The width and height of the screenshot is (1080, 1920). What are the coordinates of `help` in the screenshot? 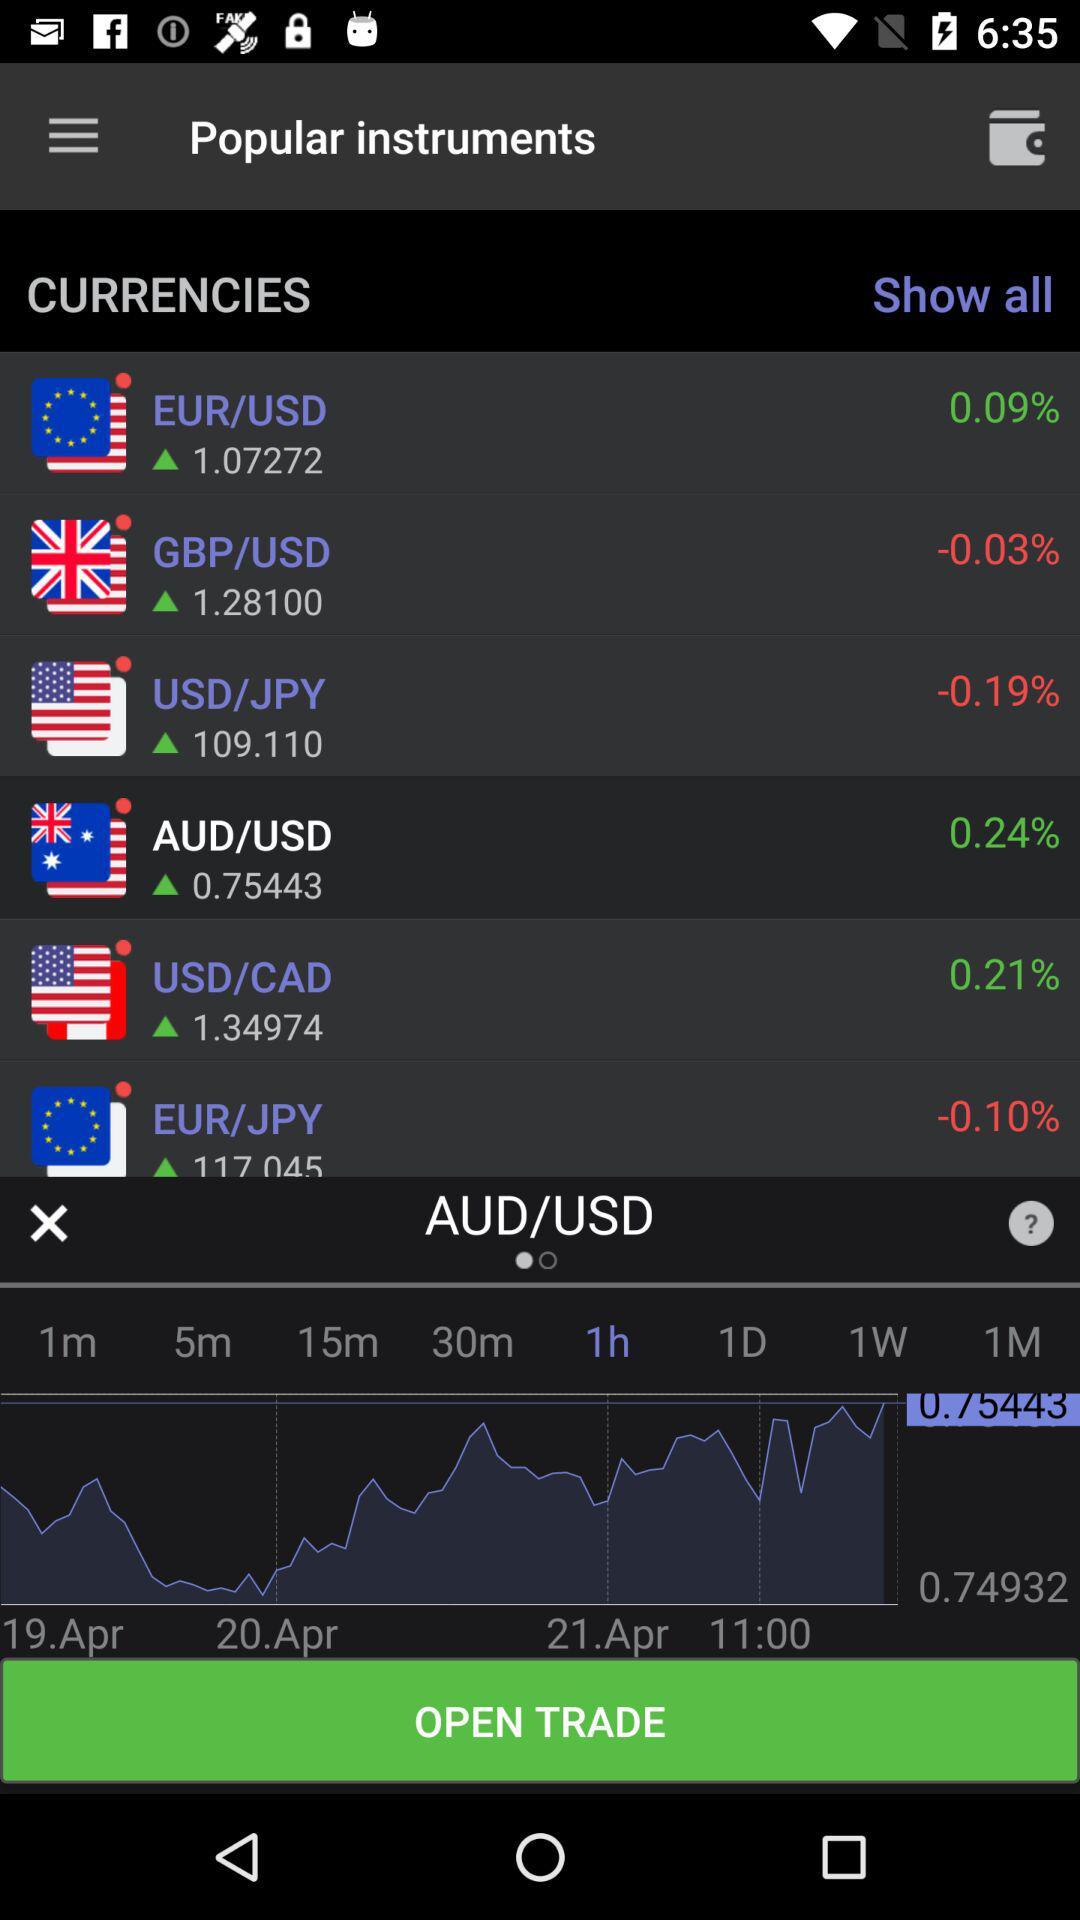 It's located at (1031, 1222).